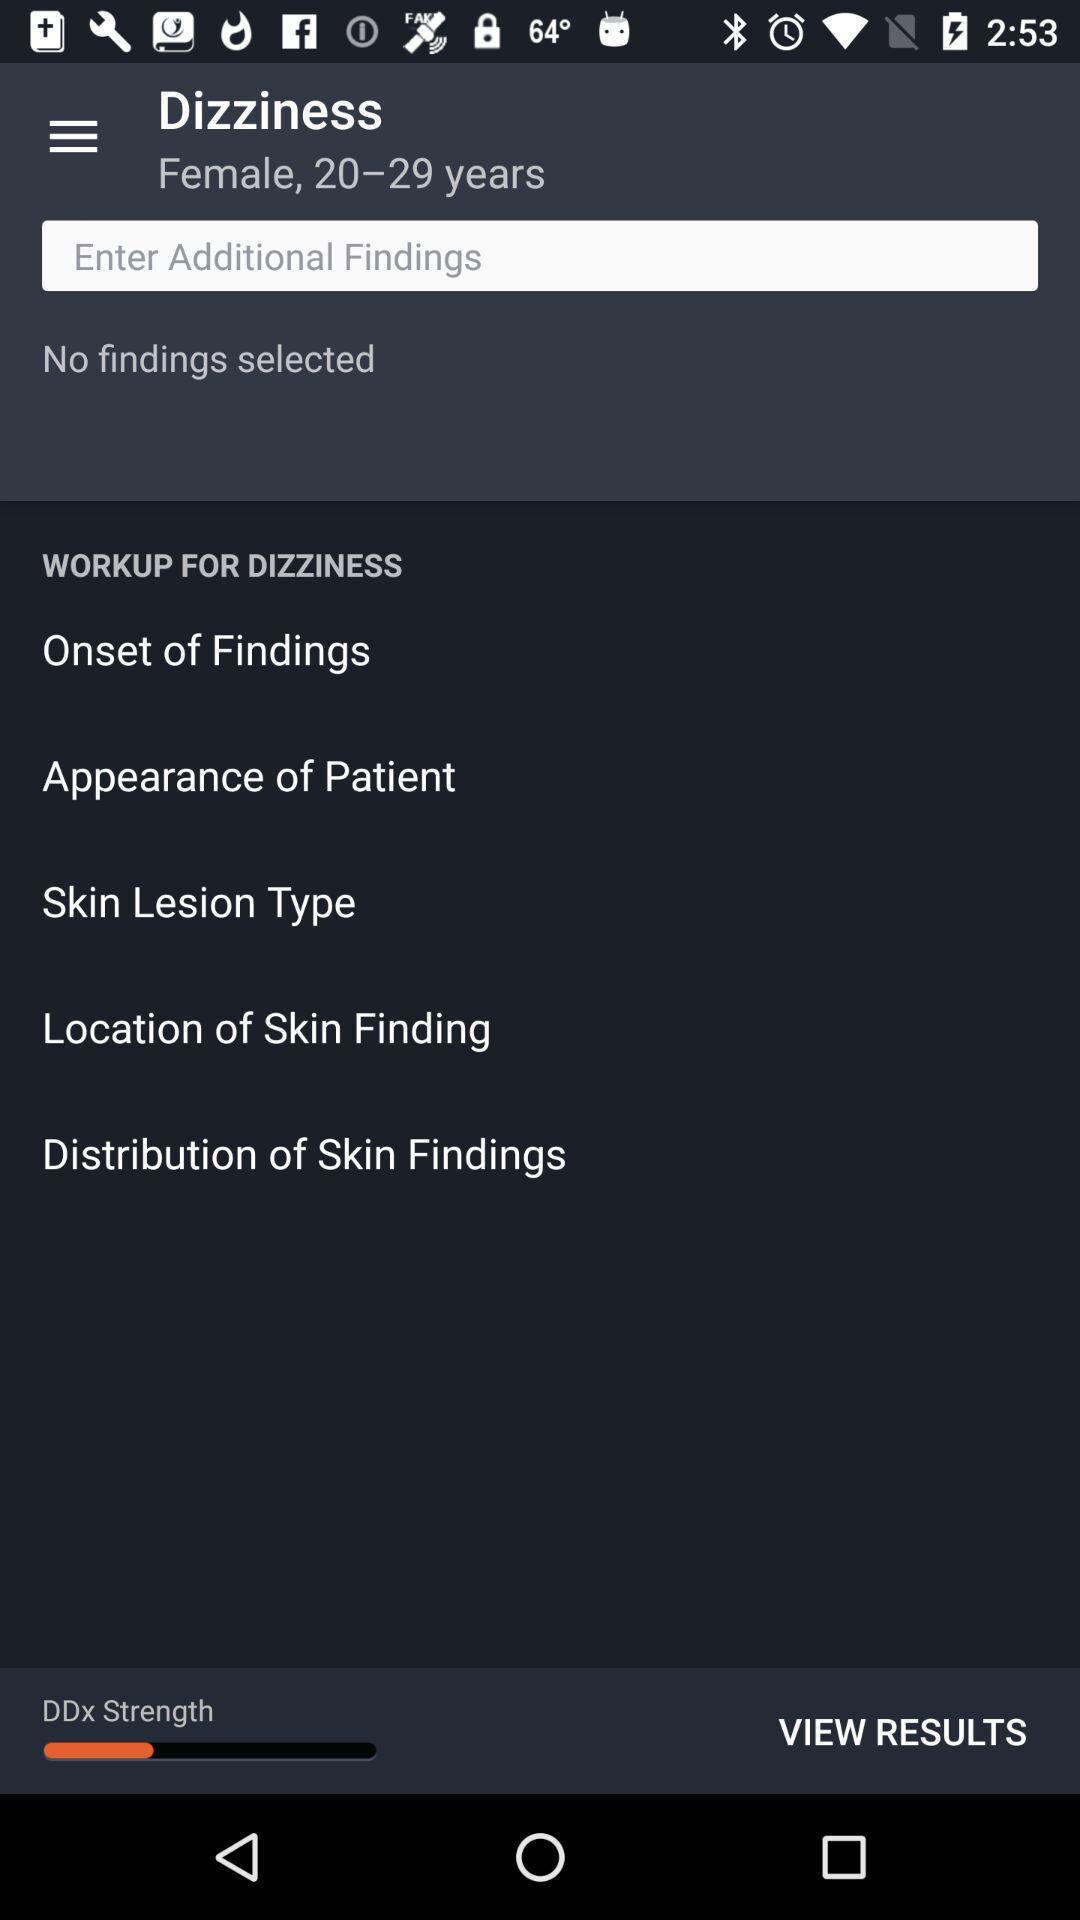 Image resolution: width=1080 pixels, height=1920 pixels. I want to click on the item above location of skin icon, so click(540, 899).